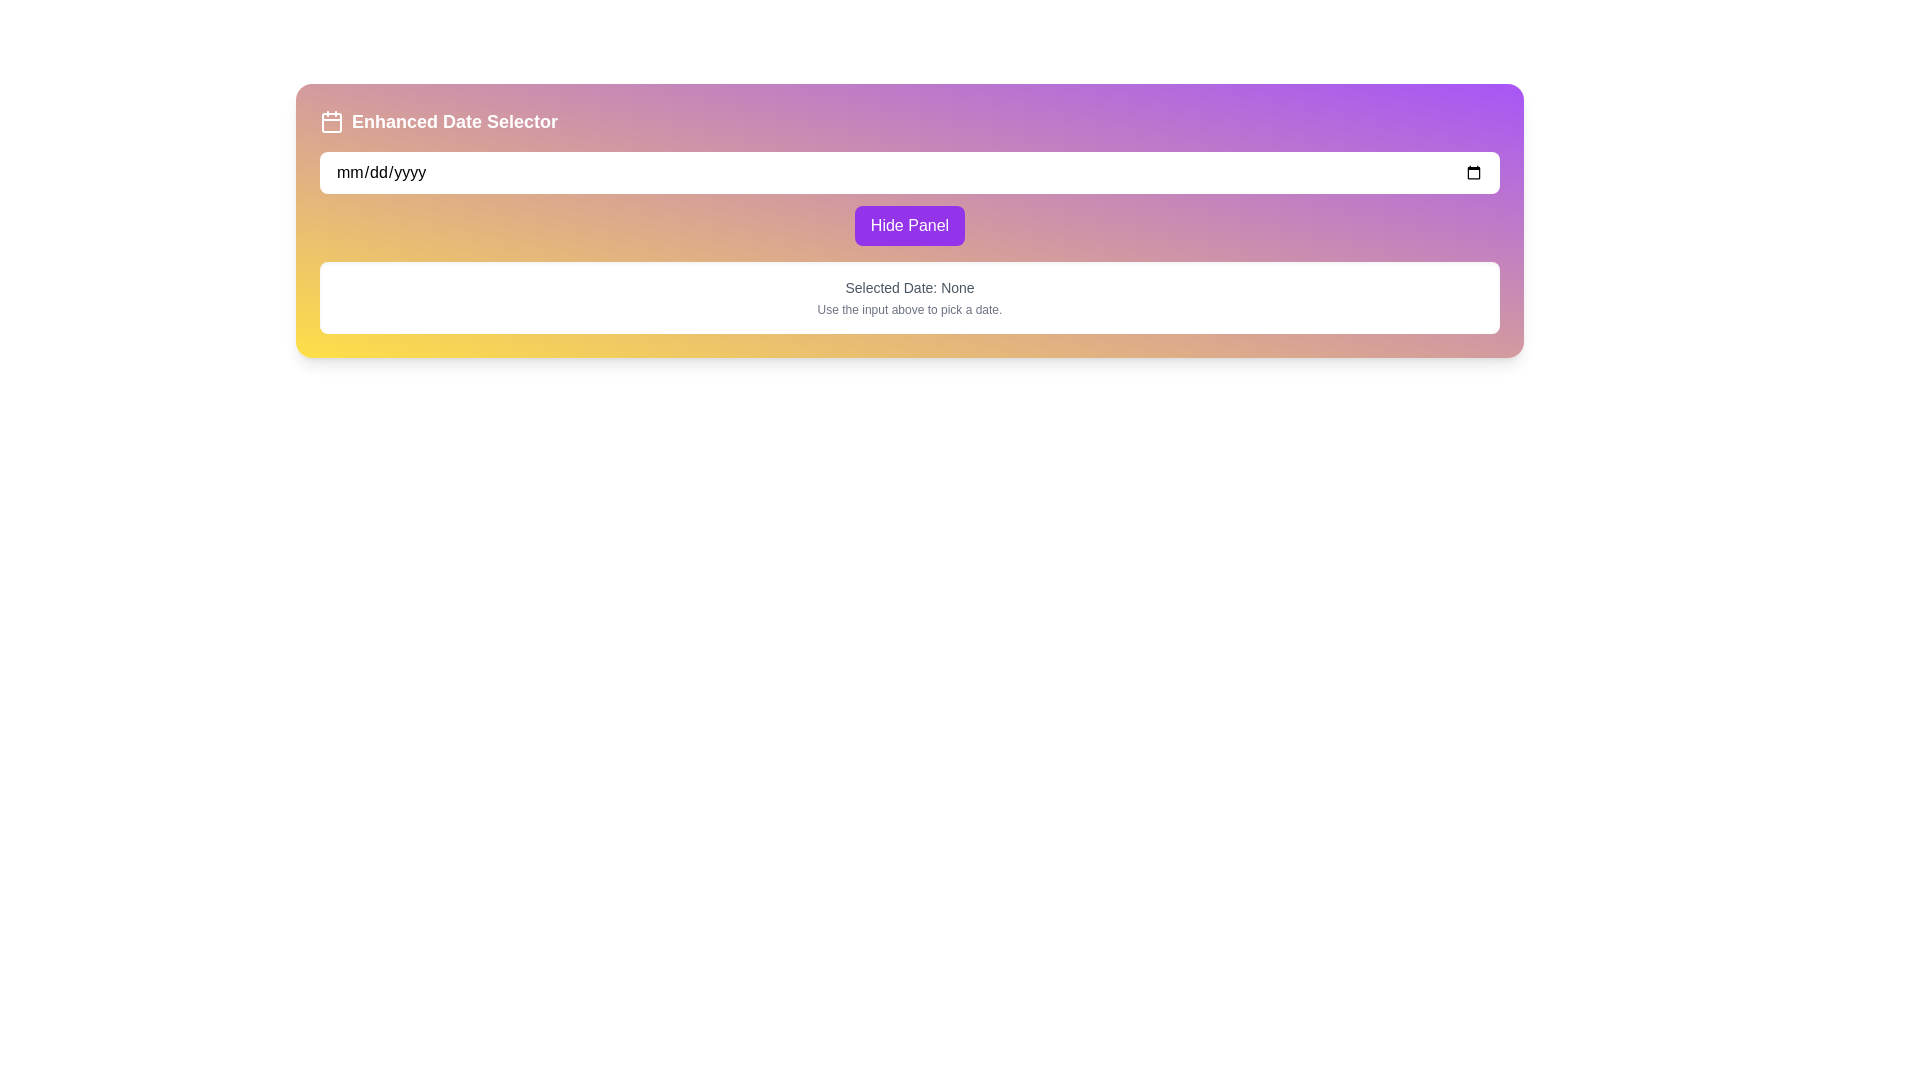 The width and height of the screenshot is (1920, 1080). What do you see at coordinates (909, 288) in the screenshot?
I see `the static text displaying the currently selected date, which is set to 'None' by default` at bounding box center [909, 288].